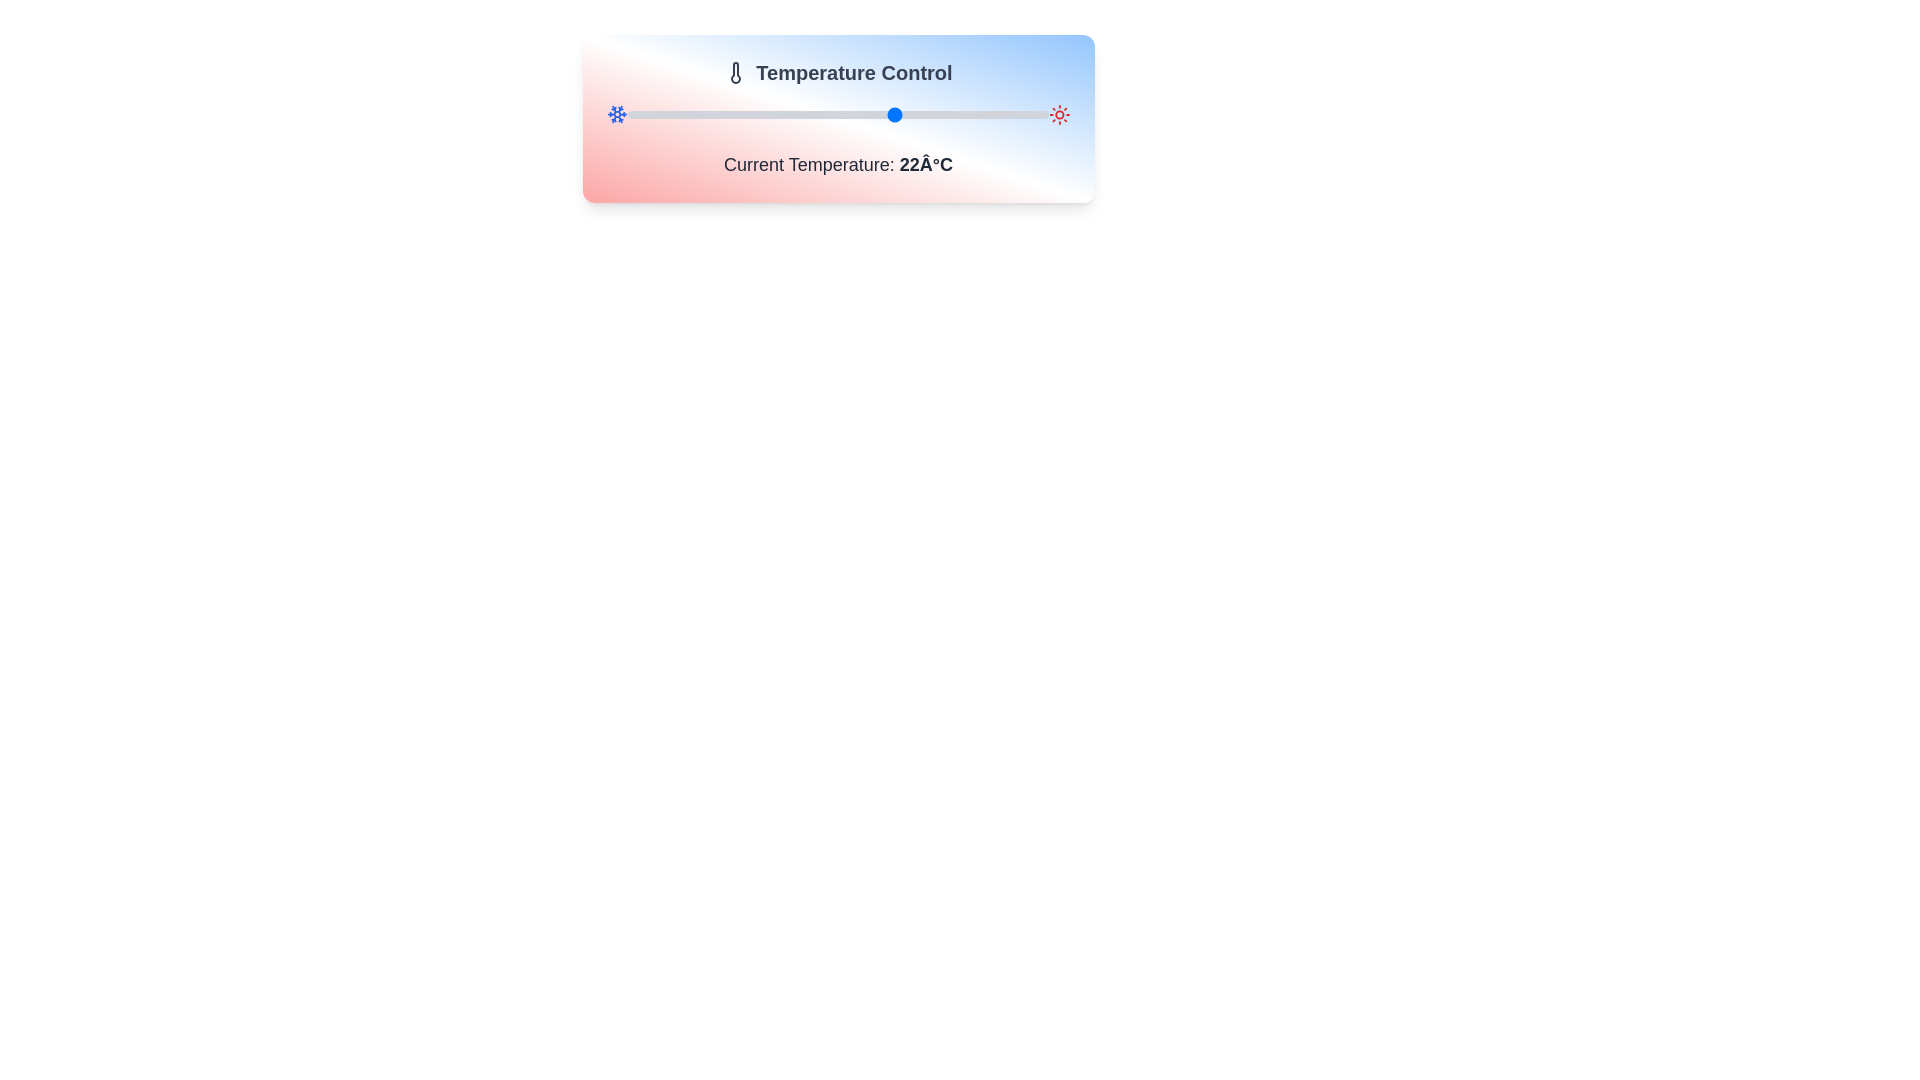 Image resolution: width=1920 pixels, height=1080 pixels. Describe the element at coordinates (838, 72) in the screenshot. I see `the centered header text labeled 'Temperature Control' with a thermometer icon, which is placed on a light gradient background` at that location.